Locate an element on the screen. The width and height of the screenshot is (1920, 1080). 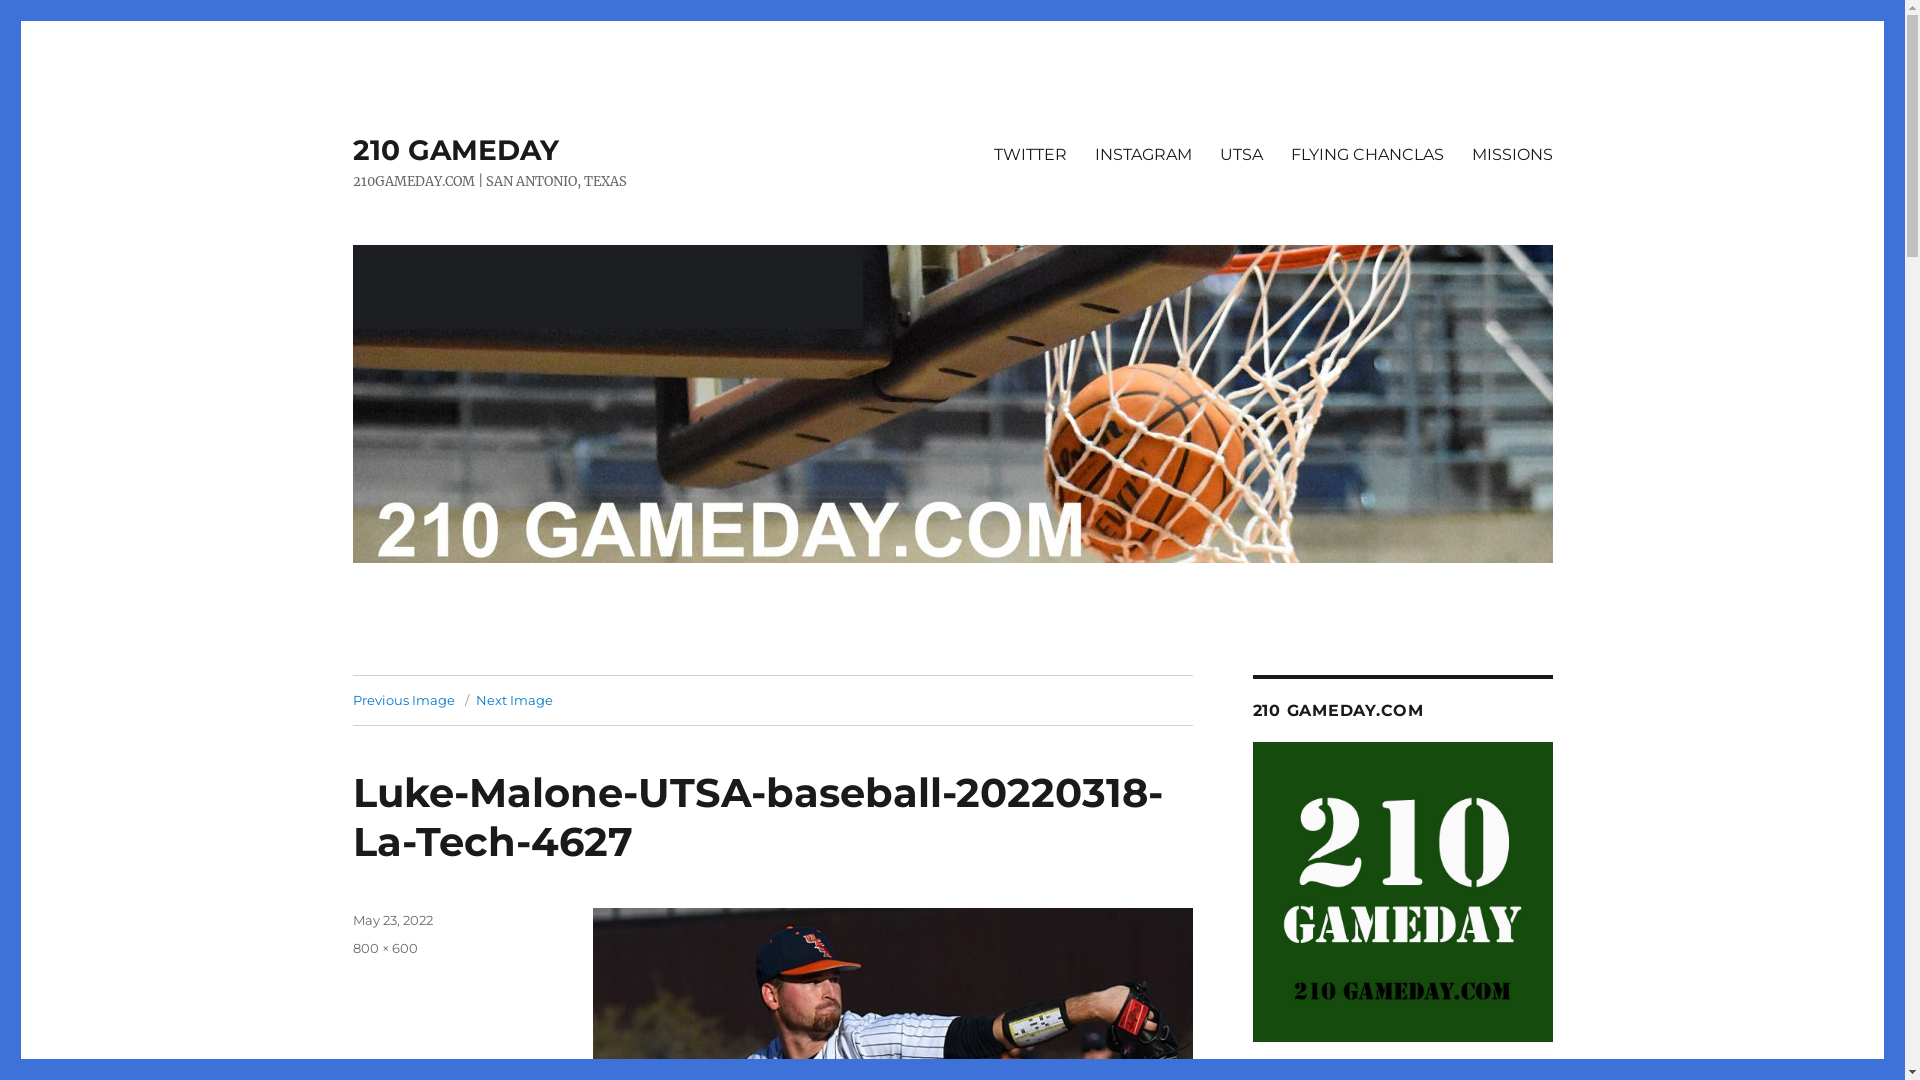
'Previous Image' is located at coordinates (402, 698).